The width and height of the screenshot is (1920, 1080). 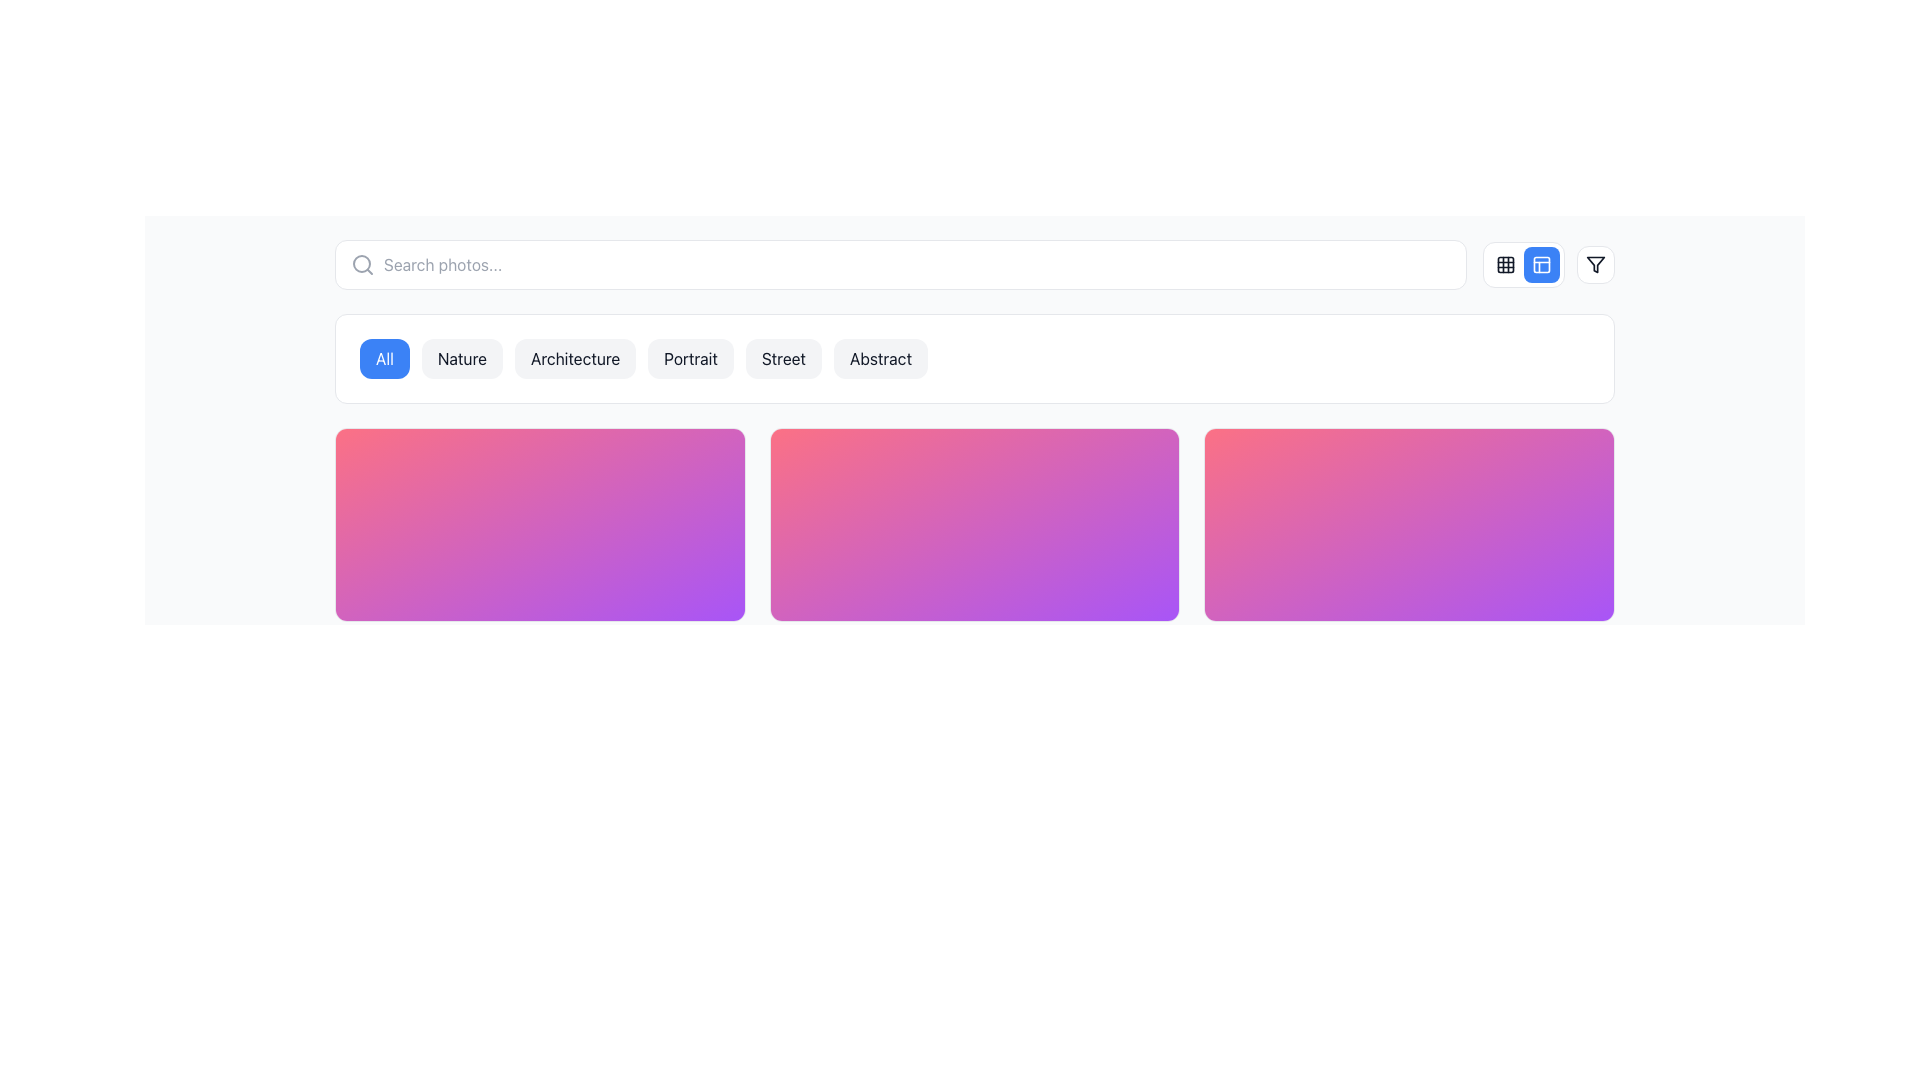 I want to click on the middle button in the group of three buttons located to the right side of the header section, so click(x=1548, y=264).